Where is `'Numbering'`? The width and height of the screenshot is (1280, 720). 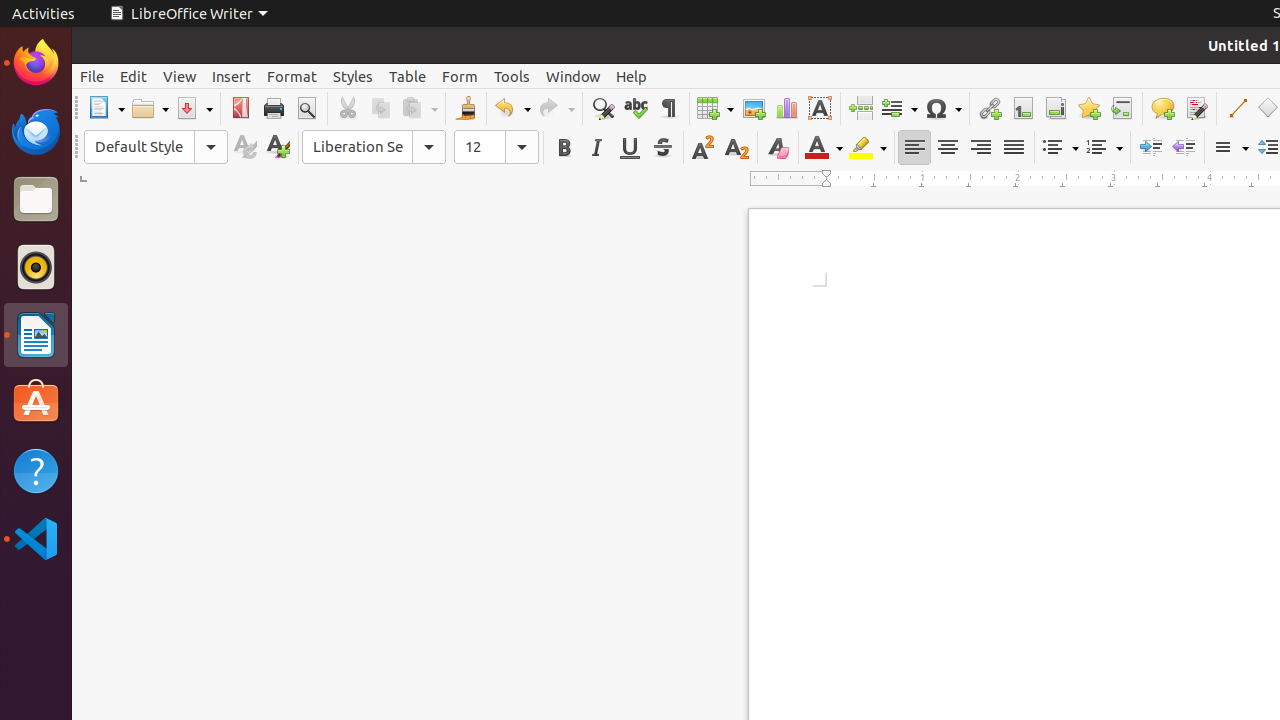
'Numbering' is located at coordinates (1103, 146).